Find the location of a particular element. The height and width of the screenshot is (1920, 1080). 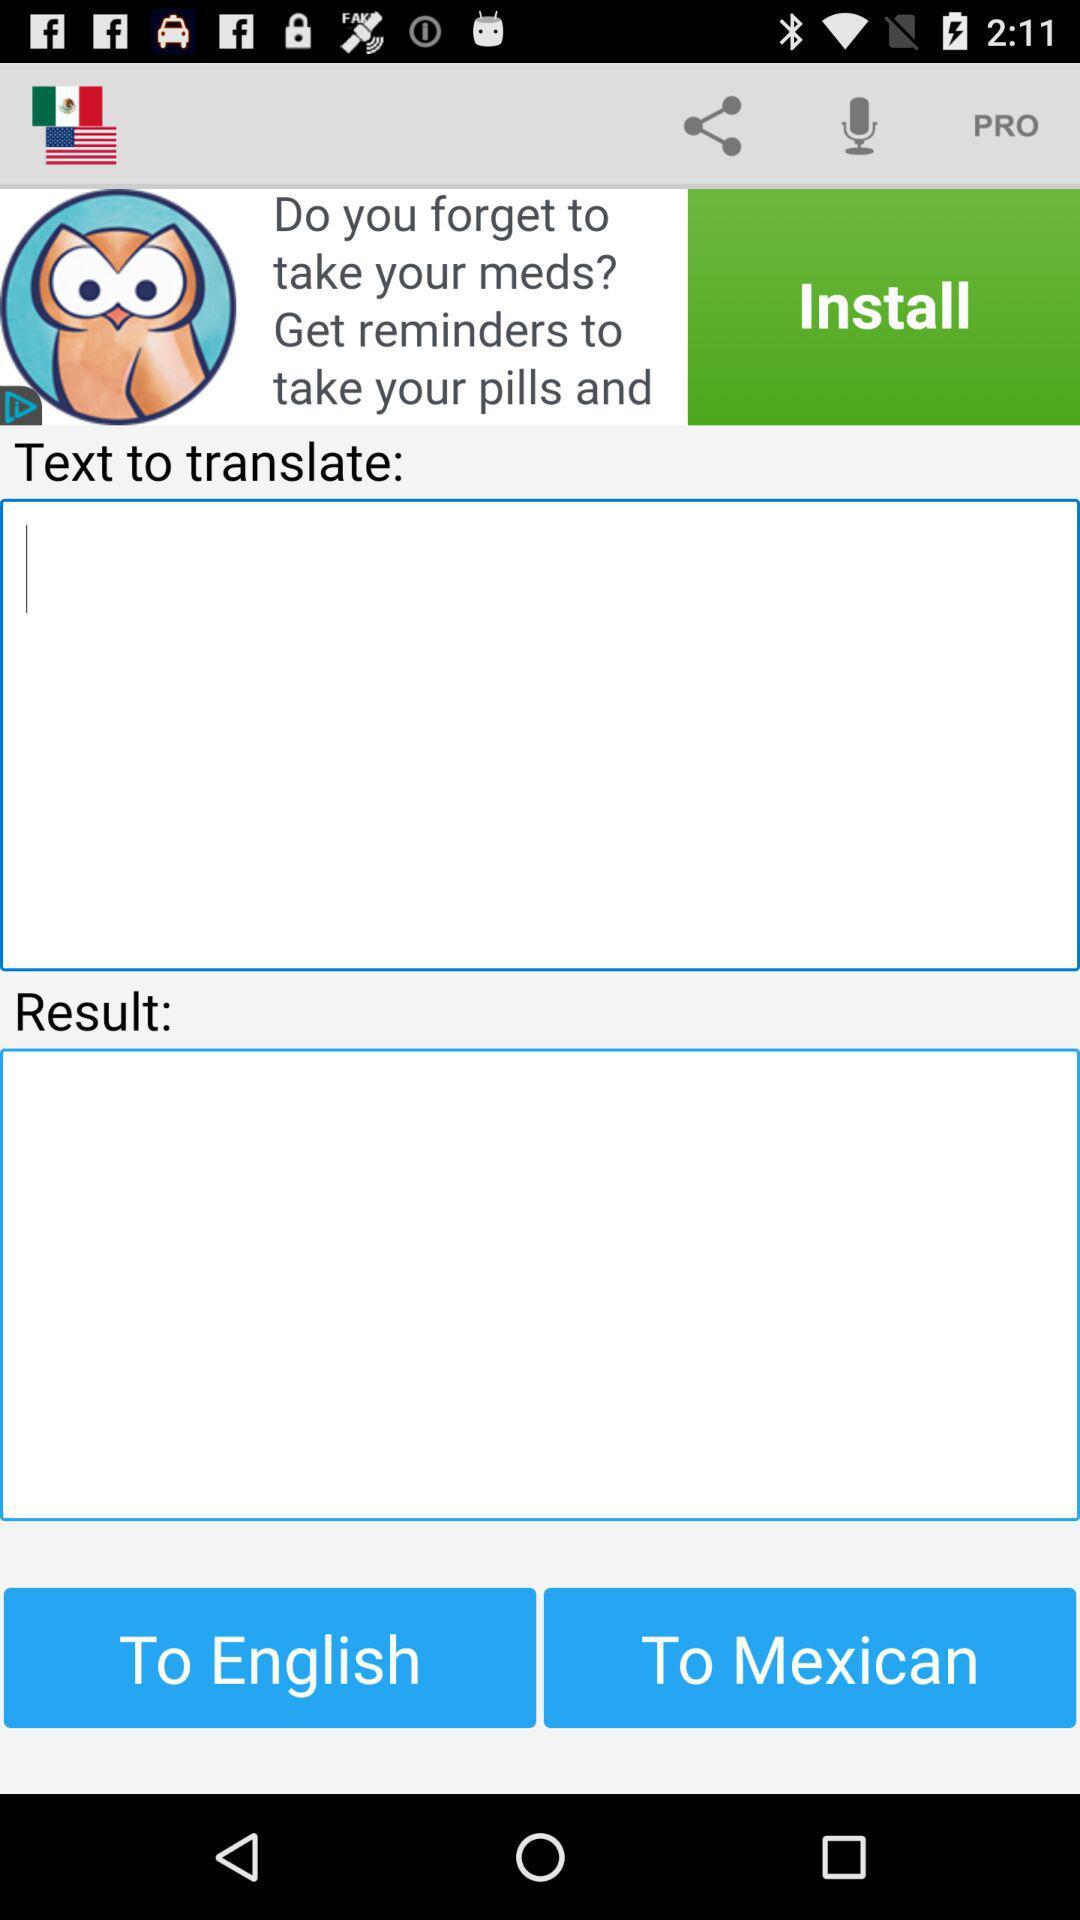

install is located at coordinates (540, 306).